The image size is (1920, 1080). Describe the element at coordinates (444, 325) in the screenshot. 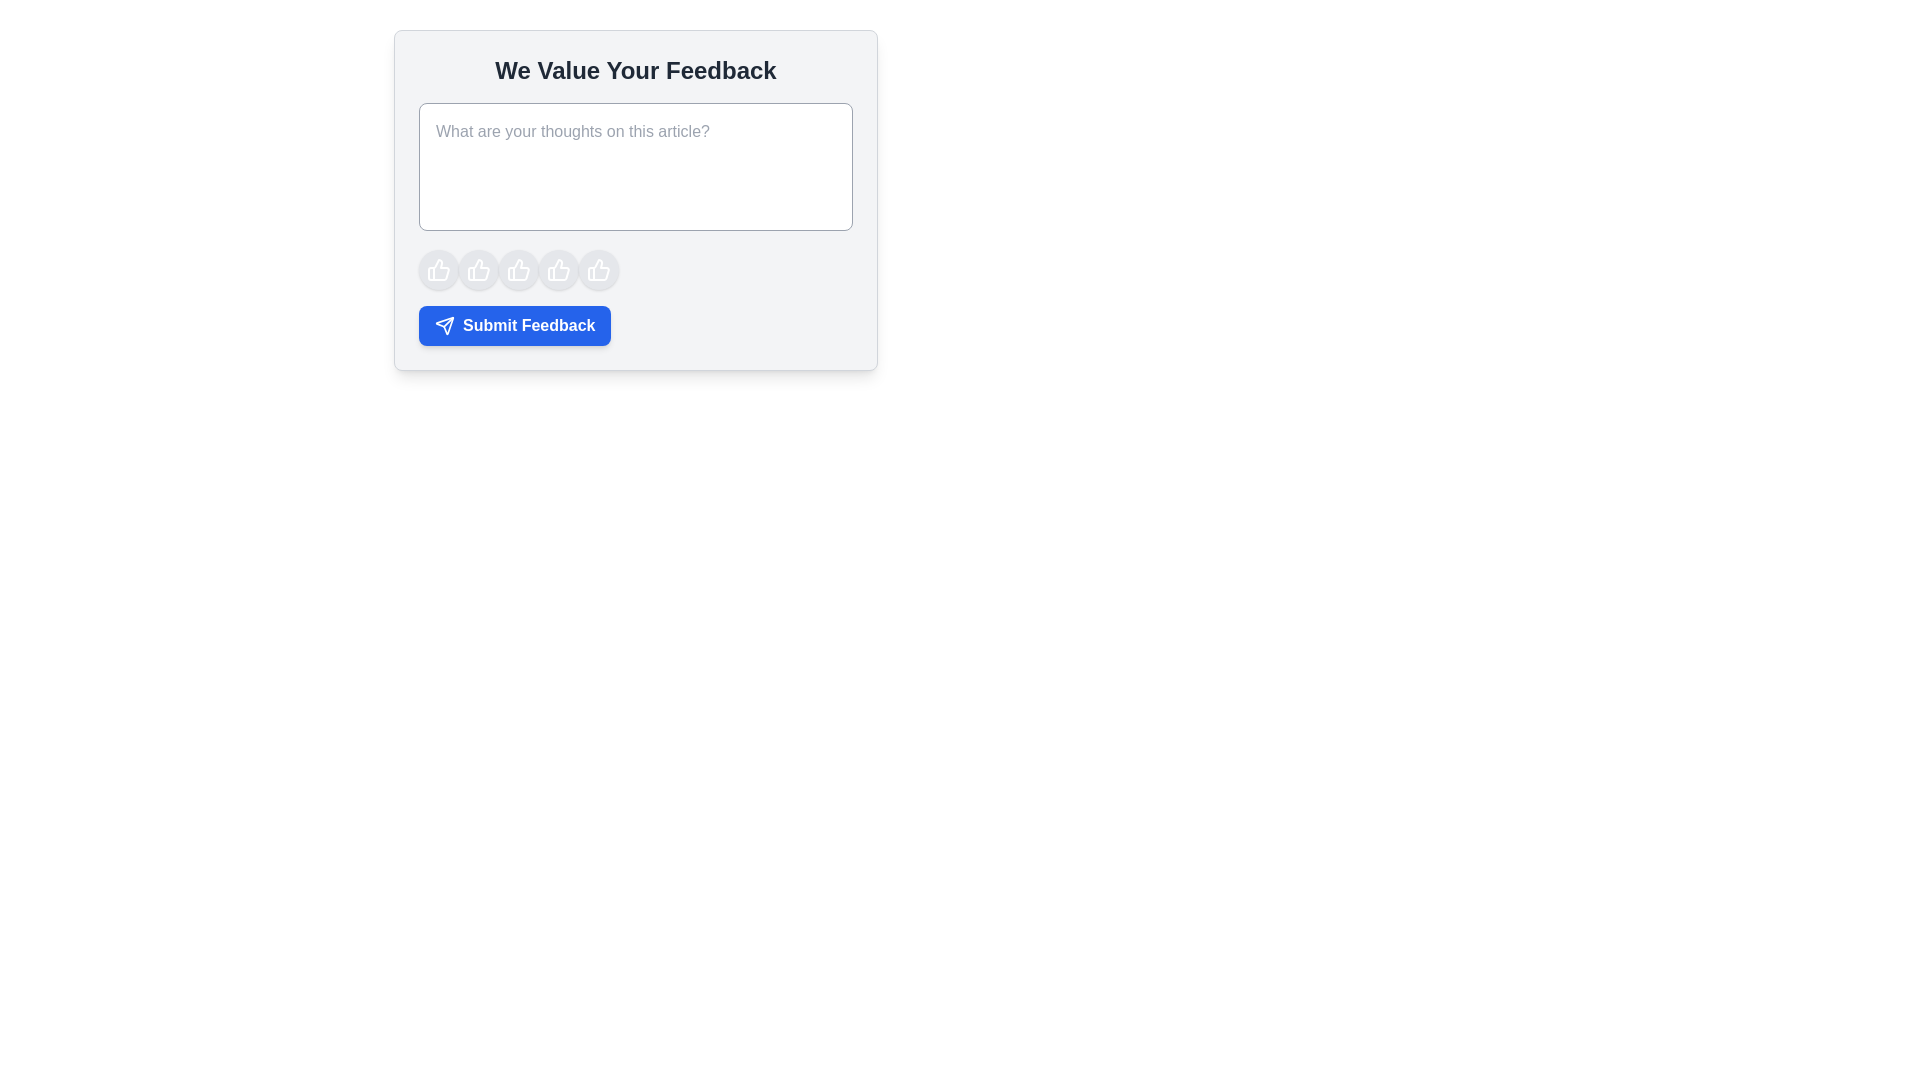

I see `the paper plane icon, which is a vector graphic styled with rounded corners and strokes, located on the left side of the 'Submit Feedback' button` at that location.